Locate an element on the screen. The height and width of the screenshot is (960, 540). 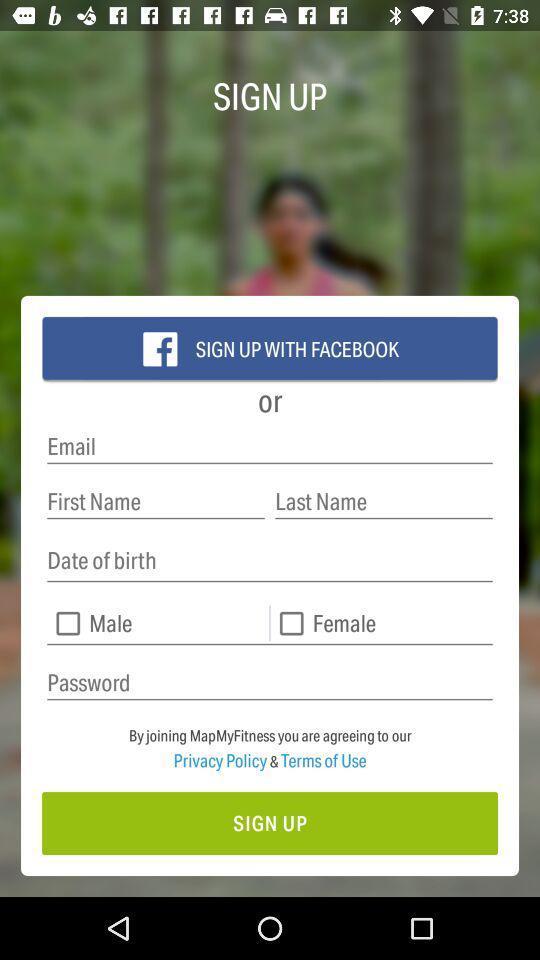
first name is located at coordinates (155, 500).